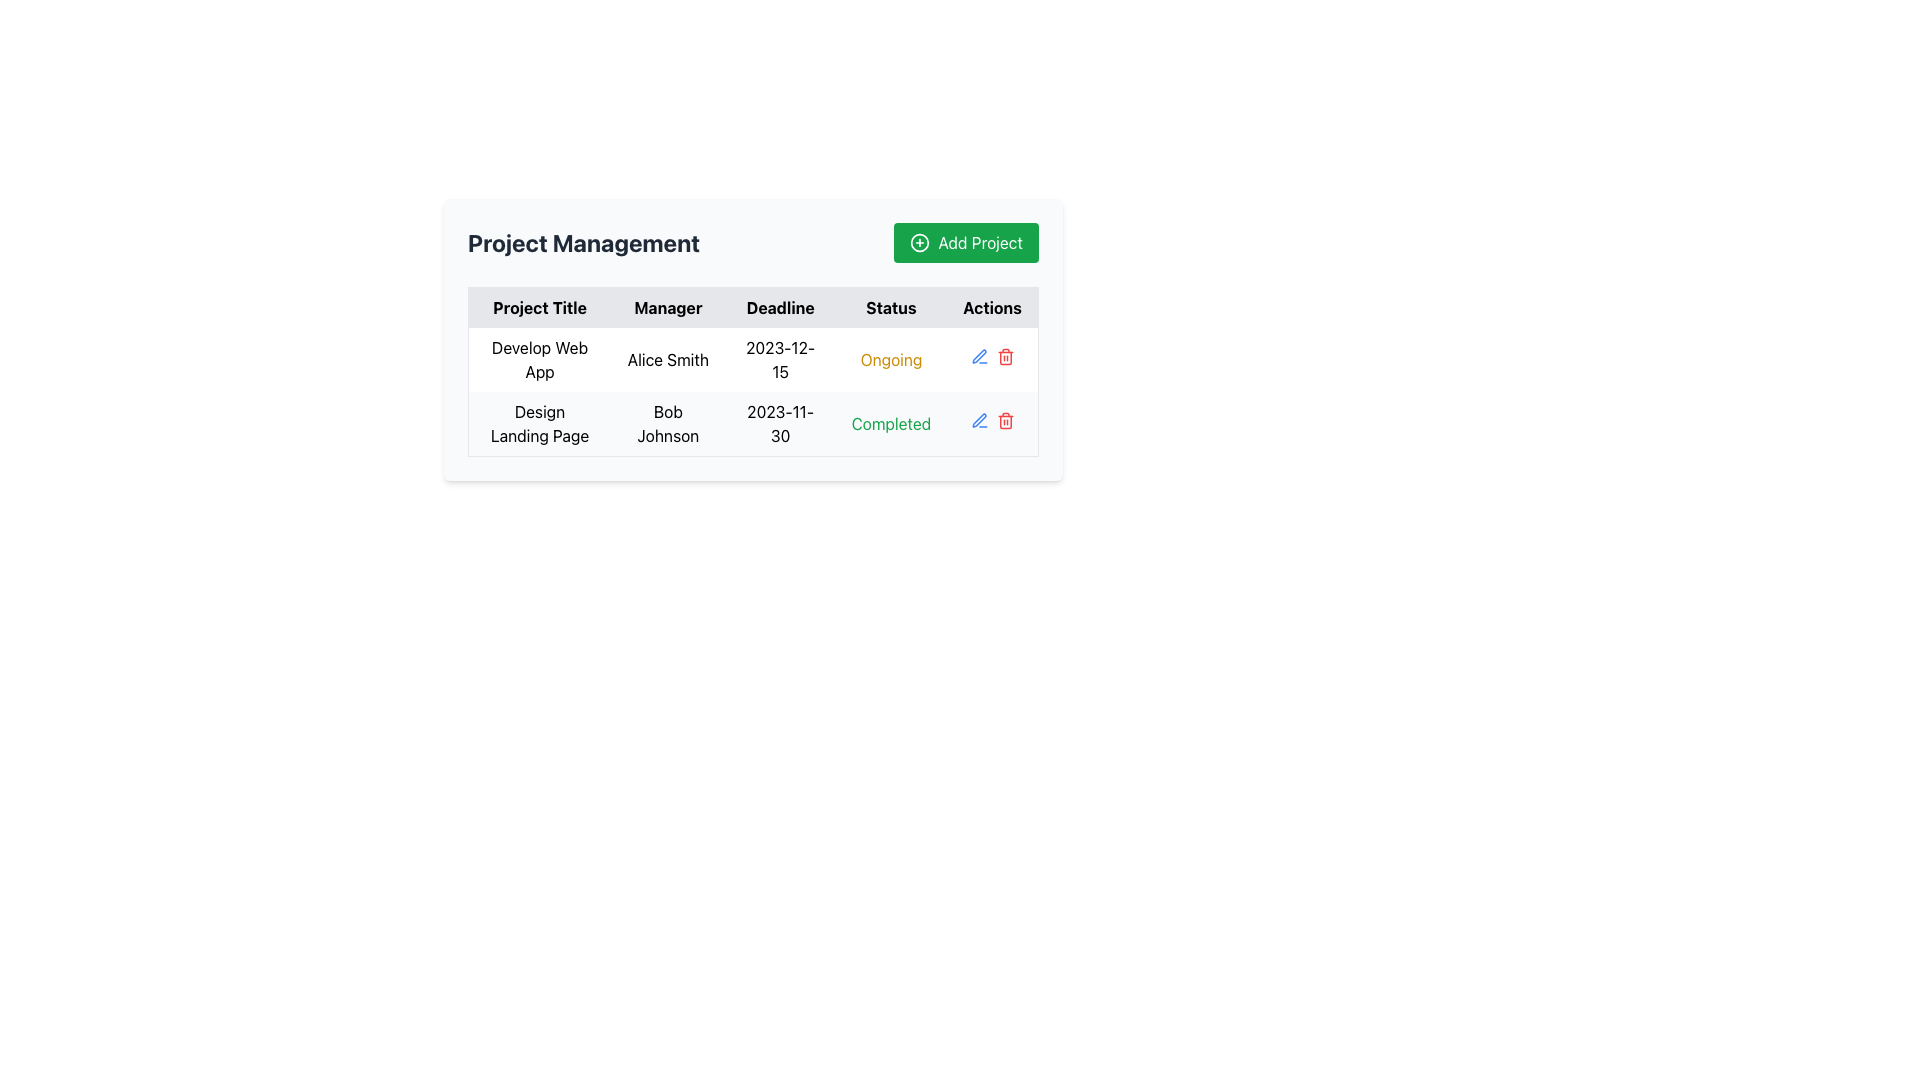 This screenshot has height=1080, width=1920. Describe the element at coordinates (1005, 357) in the screenshot. I see `the delete button in the second row of the table under the 'Actions' column for the 'Design Landing Page' project` at that location.